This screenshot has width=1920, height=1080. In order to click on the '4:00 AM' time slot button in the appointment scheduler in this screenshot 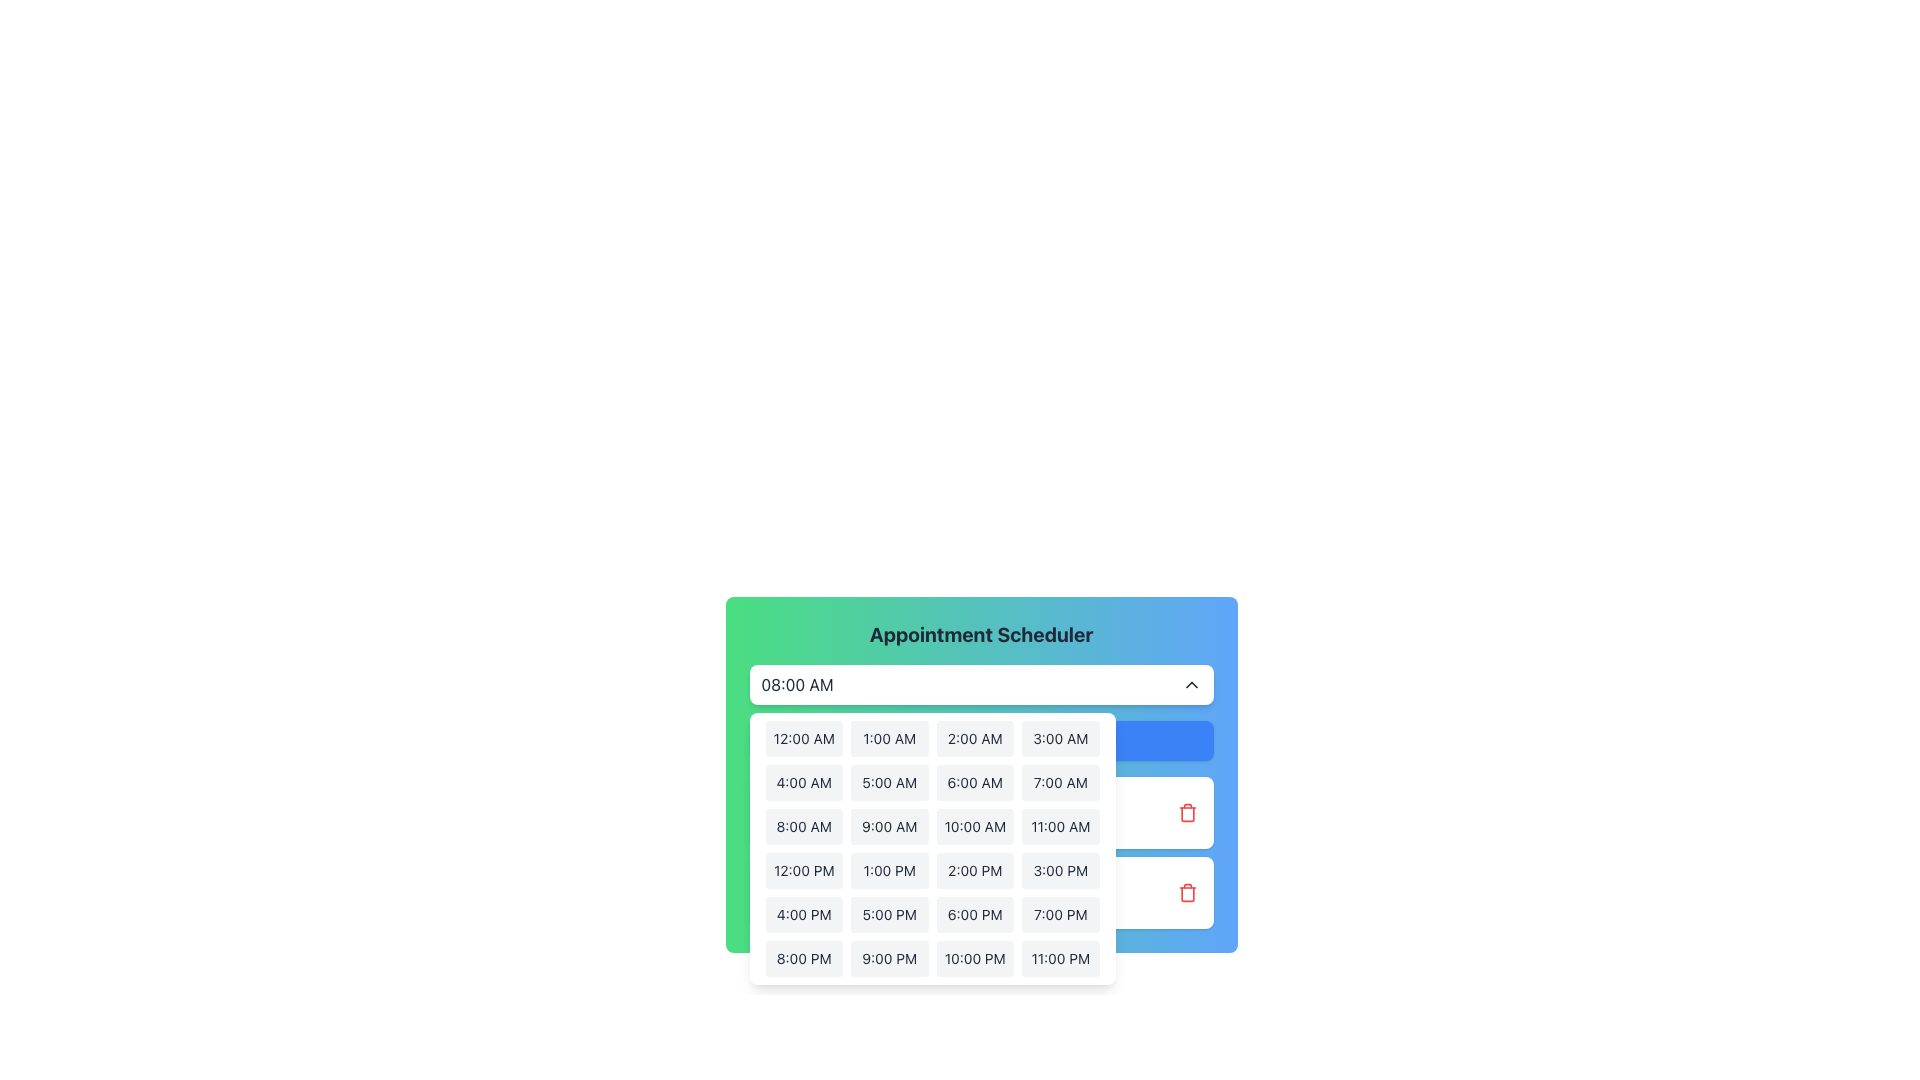, I will do `click(804, 782)`.